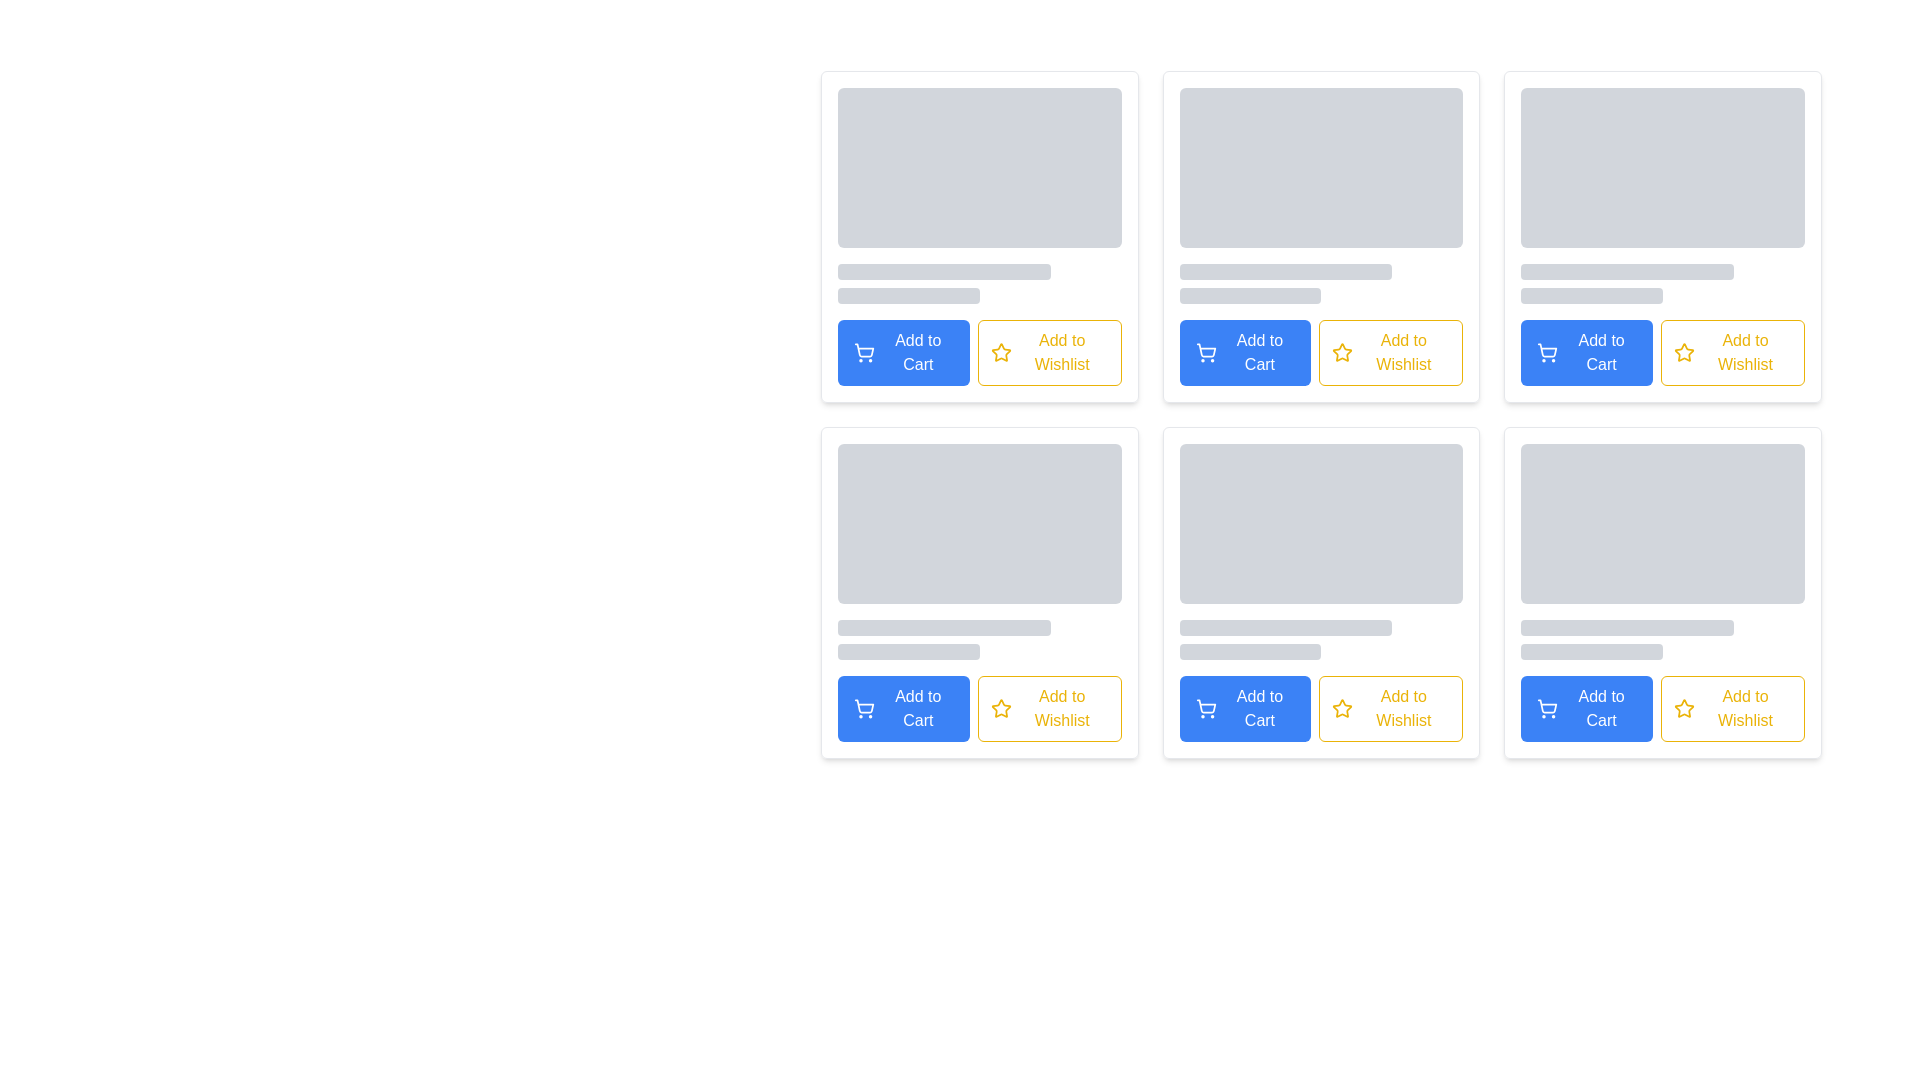 This screenshot has width=1920, height=1080. What do you see at coordinates (1342, 708) in the screenshot?
I see `the star icon with a yellow outline and hollow interior, located inside the 'Add to Wishlist' button at the bottom right corner of the second product card` at bounding box center [1342, 708].